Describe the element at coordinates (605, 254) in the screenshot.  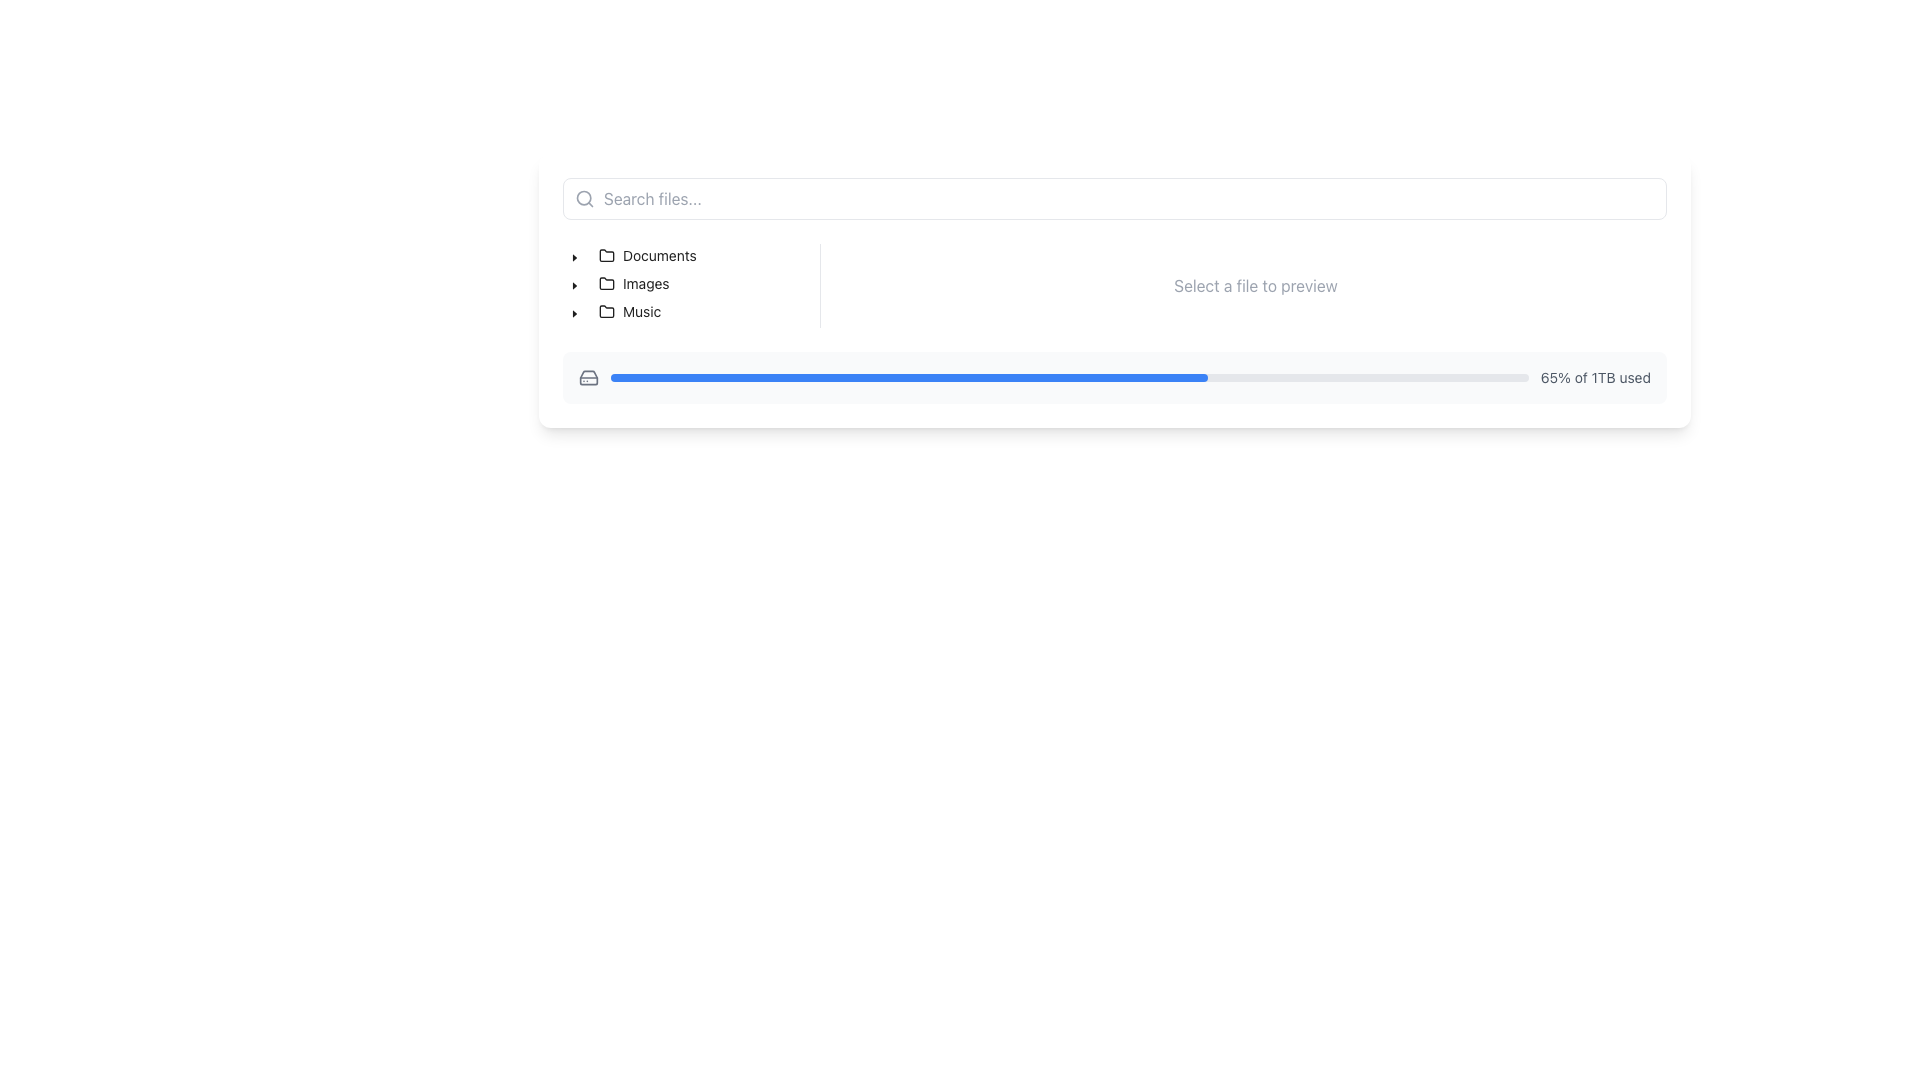
I see `the small dark folder icon located to the left of the 'Documents' label` at that location.